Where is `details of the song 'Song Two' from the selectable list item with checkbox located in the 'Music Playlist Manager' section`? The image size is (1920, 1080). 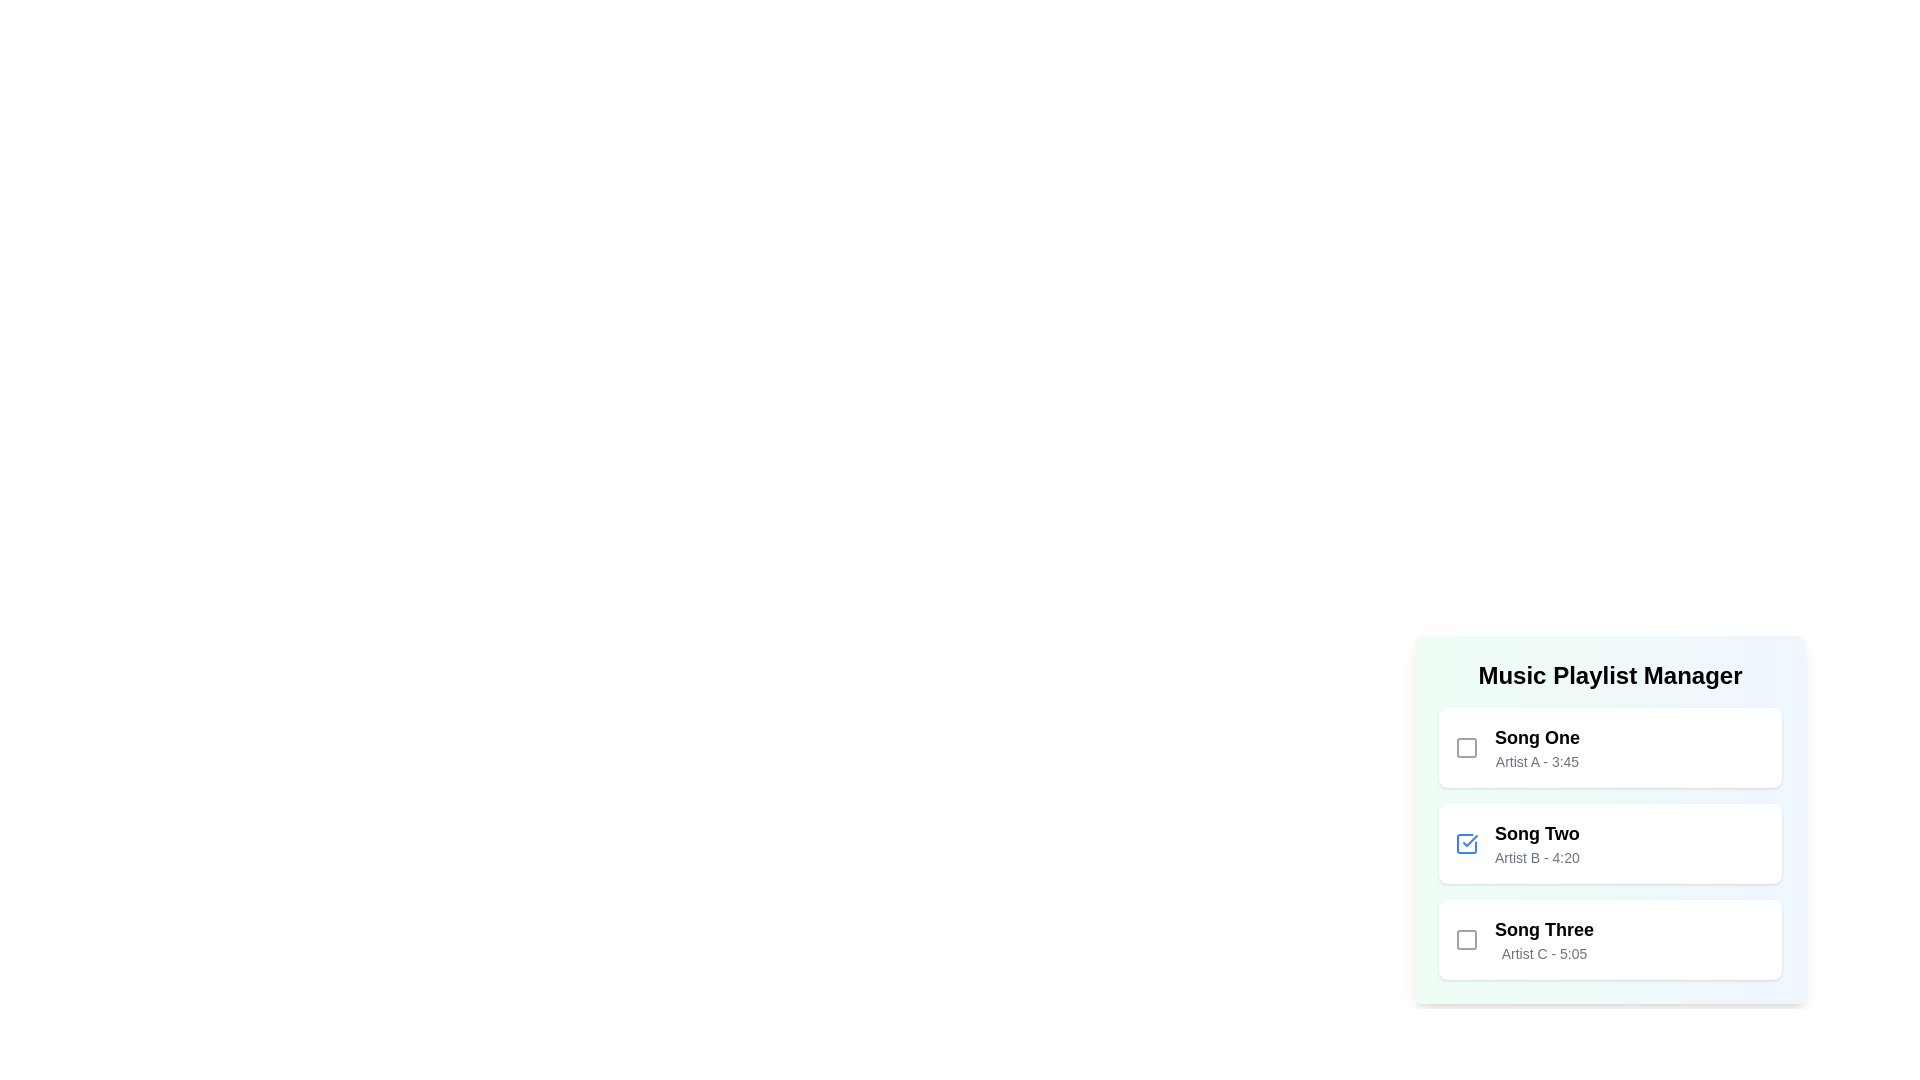
details of the song 'Song Two' from the selectable list item with checkbox located in the 'Music Playlist Manager' section is located at coordinates (1610, 820).